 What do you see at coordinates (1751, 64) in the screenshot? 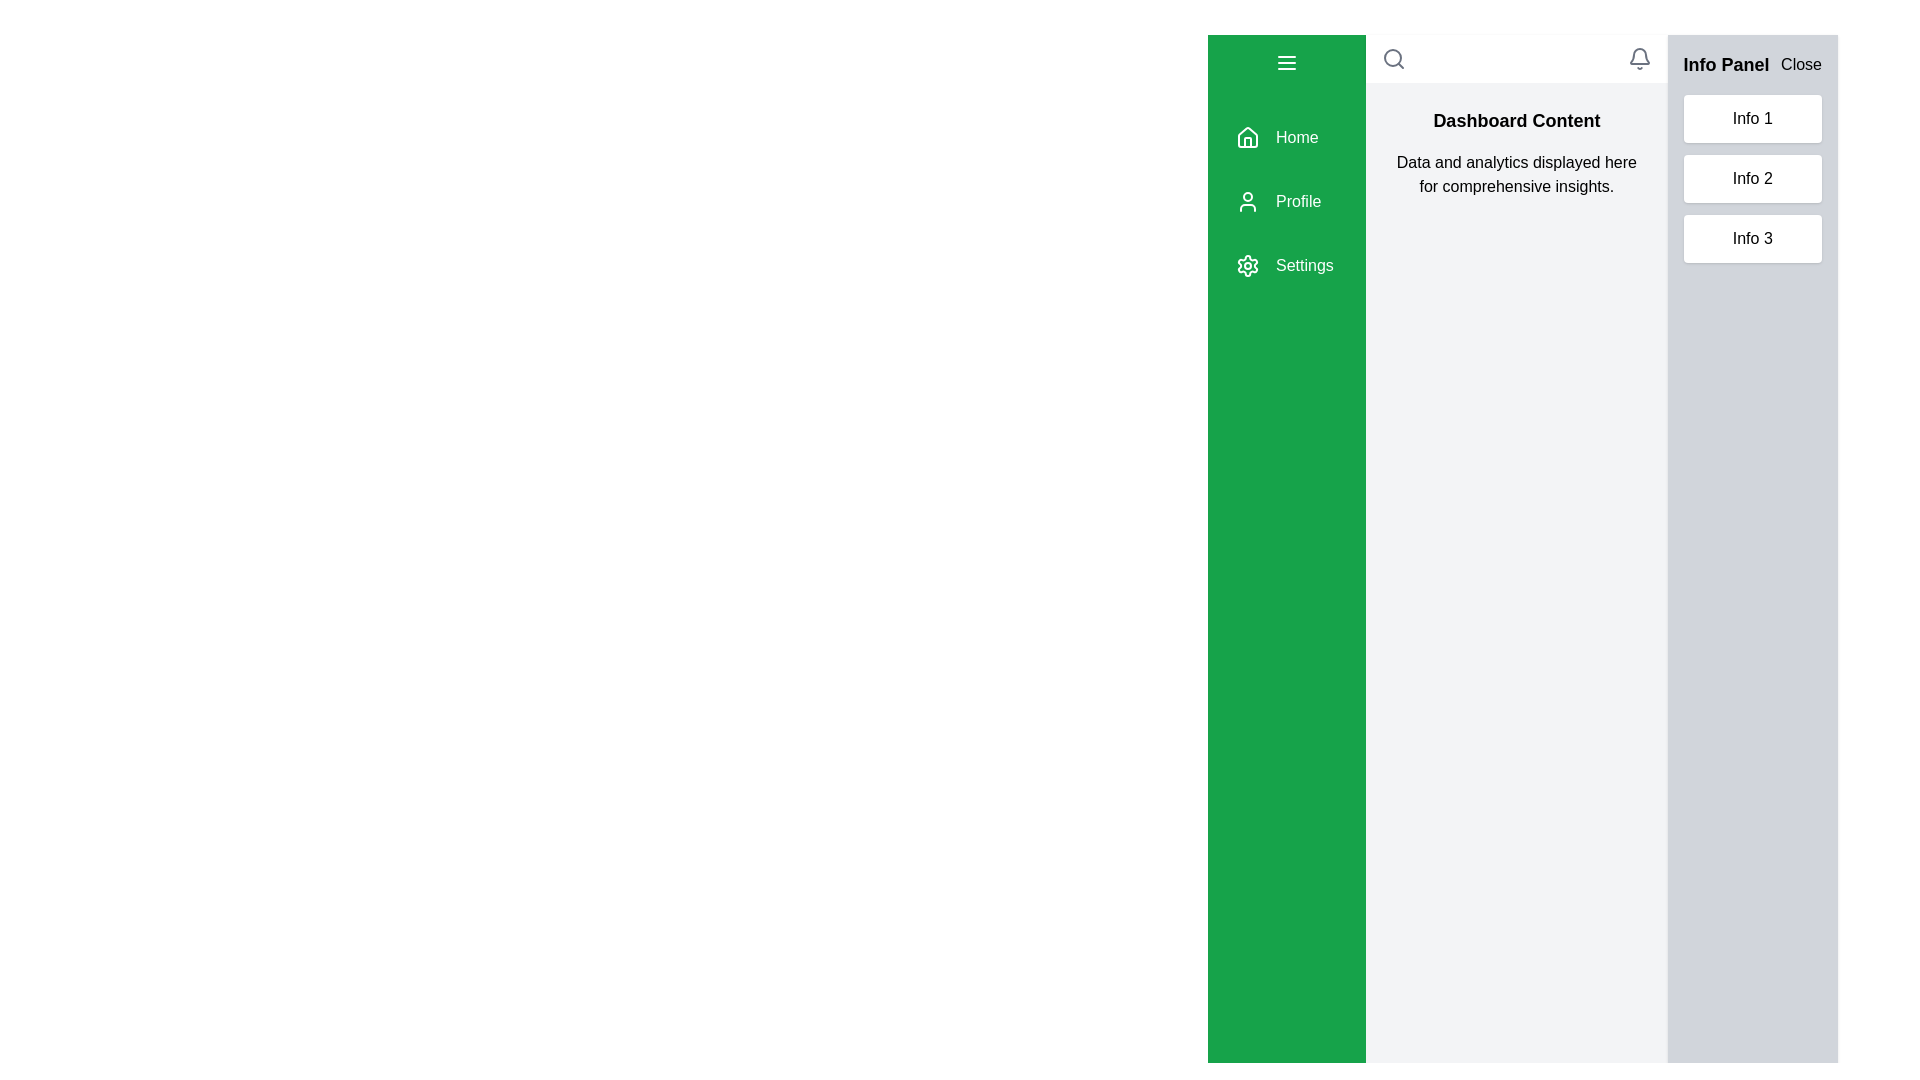
I see `the 'Info Panel' header element located at the top of the gray sidebar` at bounding box center [1751, 64].